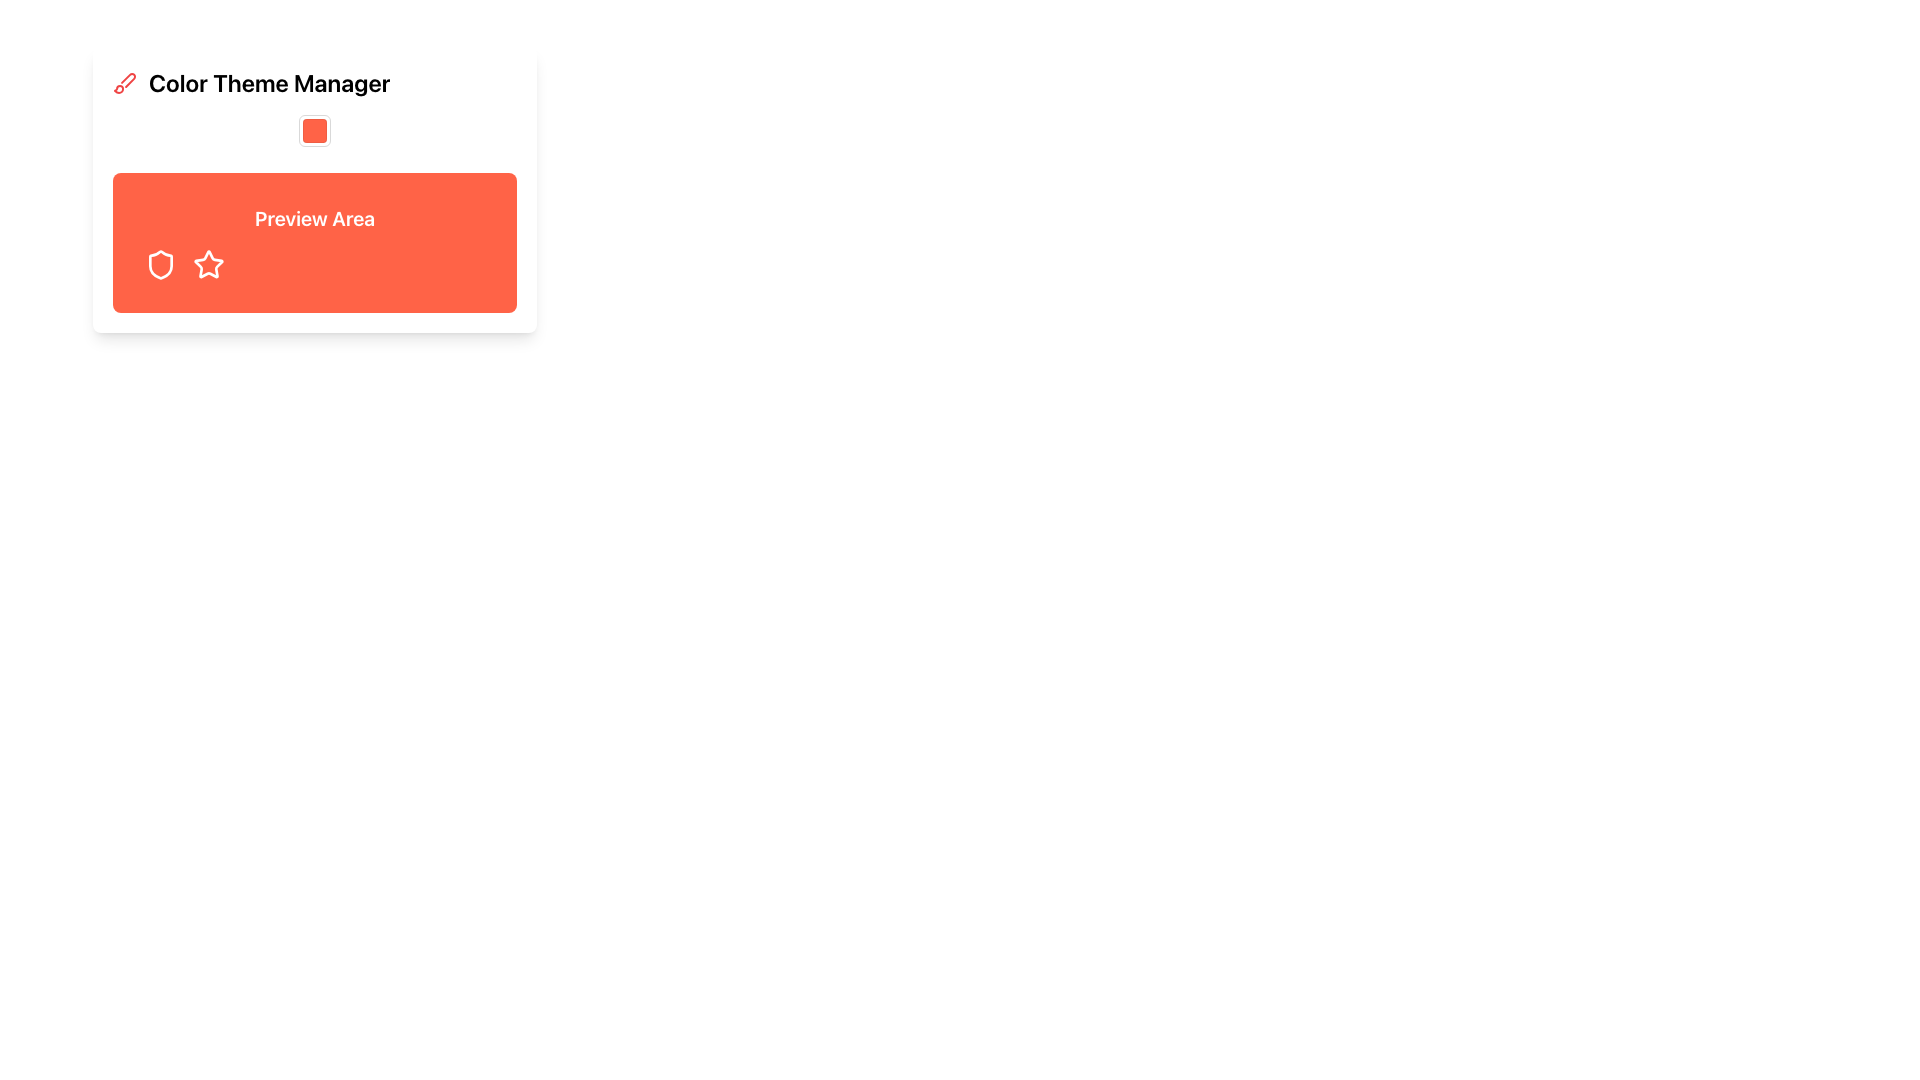 The height and width of the screenshot is (1080, 1920). What do you see at coordinates (268, 82) in the screenshot?
I see `the 'Color Theme Manager' text label, which is a bold, larger-sized label positioned prominently towards the top of the interface` at bounding box center [268, 82].